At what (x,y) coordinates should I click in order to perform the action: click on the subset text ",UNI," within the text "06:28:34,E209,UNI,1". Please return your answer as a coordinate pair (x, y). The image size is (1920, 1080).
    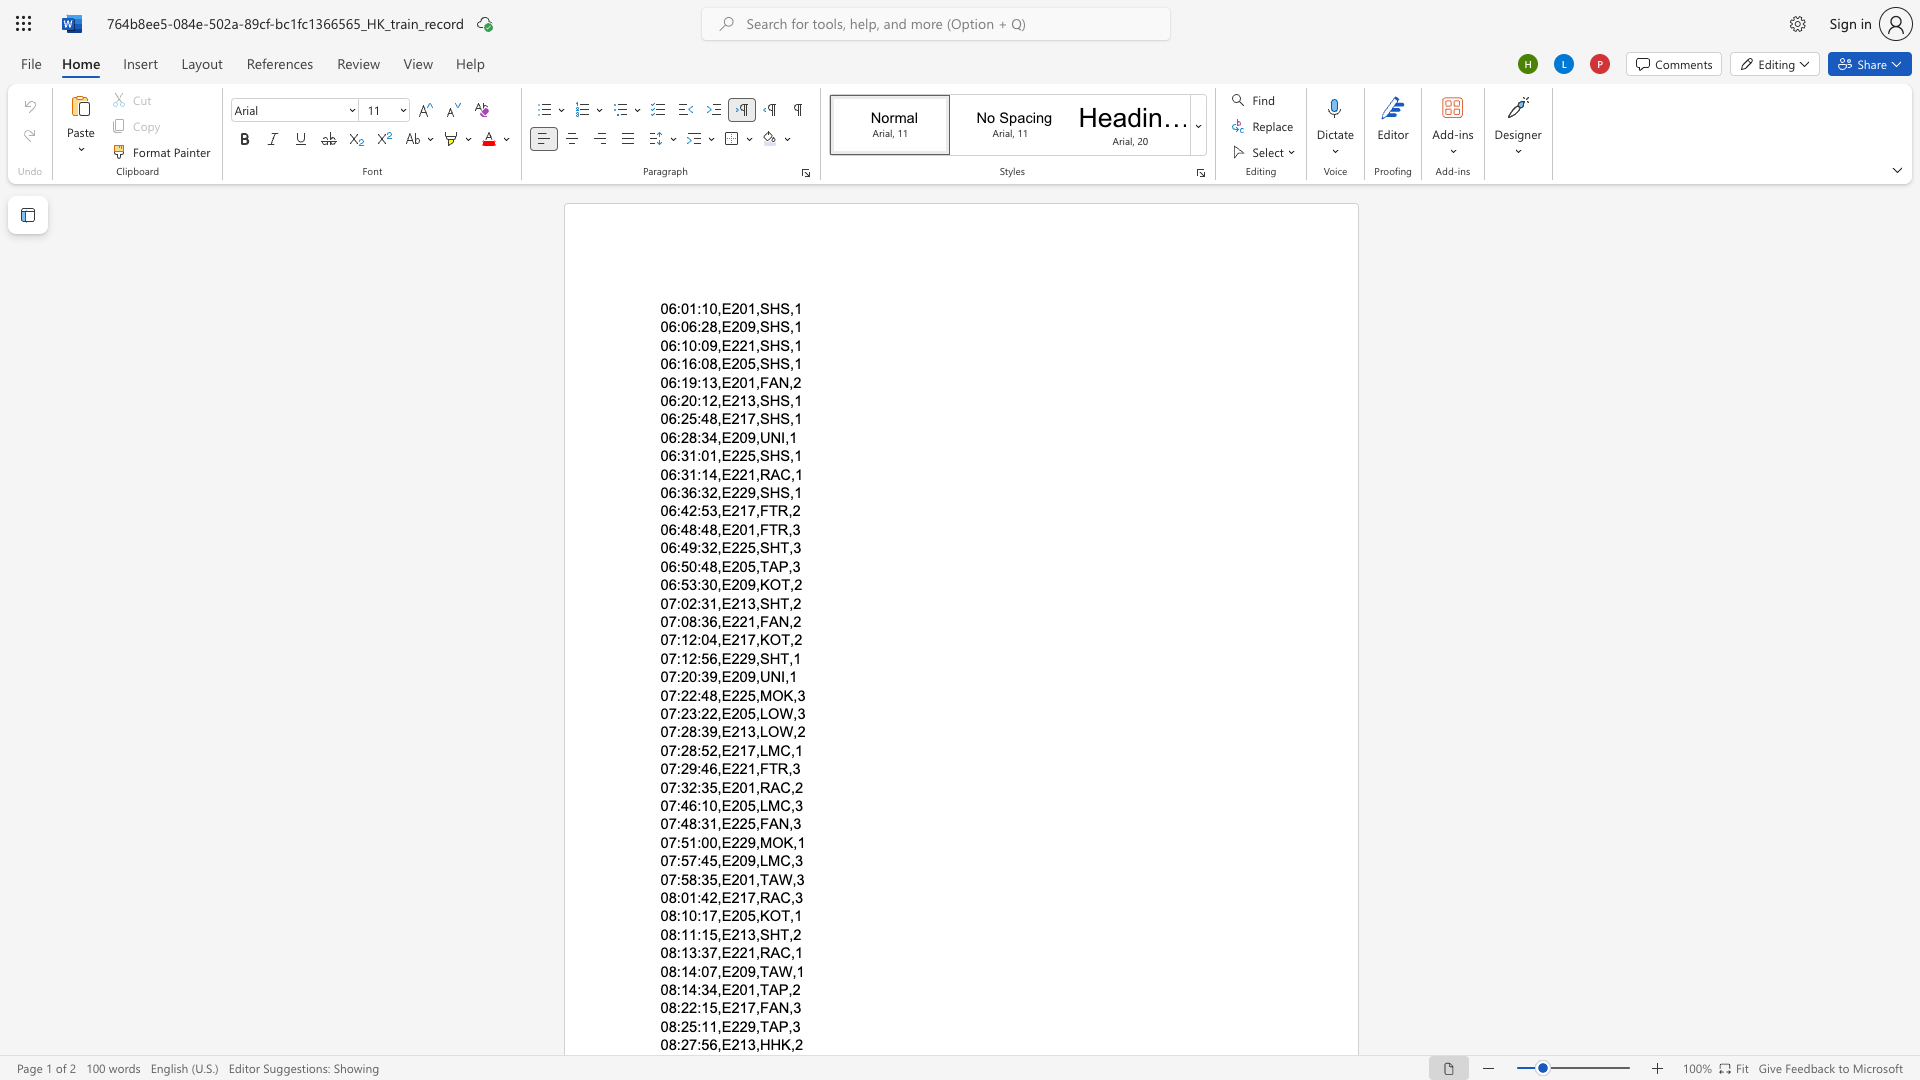
    Looking at the image, I should click on (754, 436).